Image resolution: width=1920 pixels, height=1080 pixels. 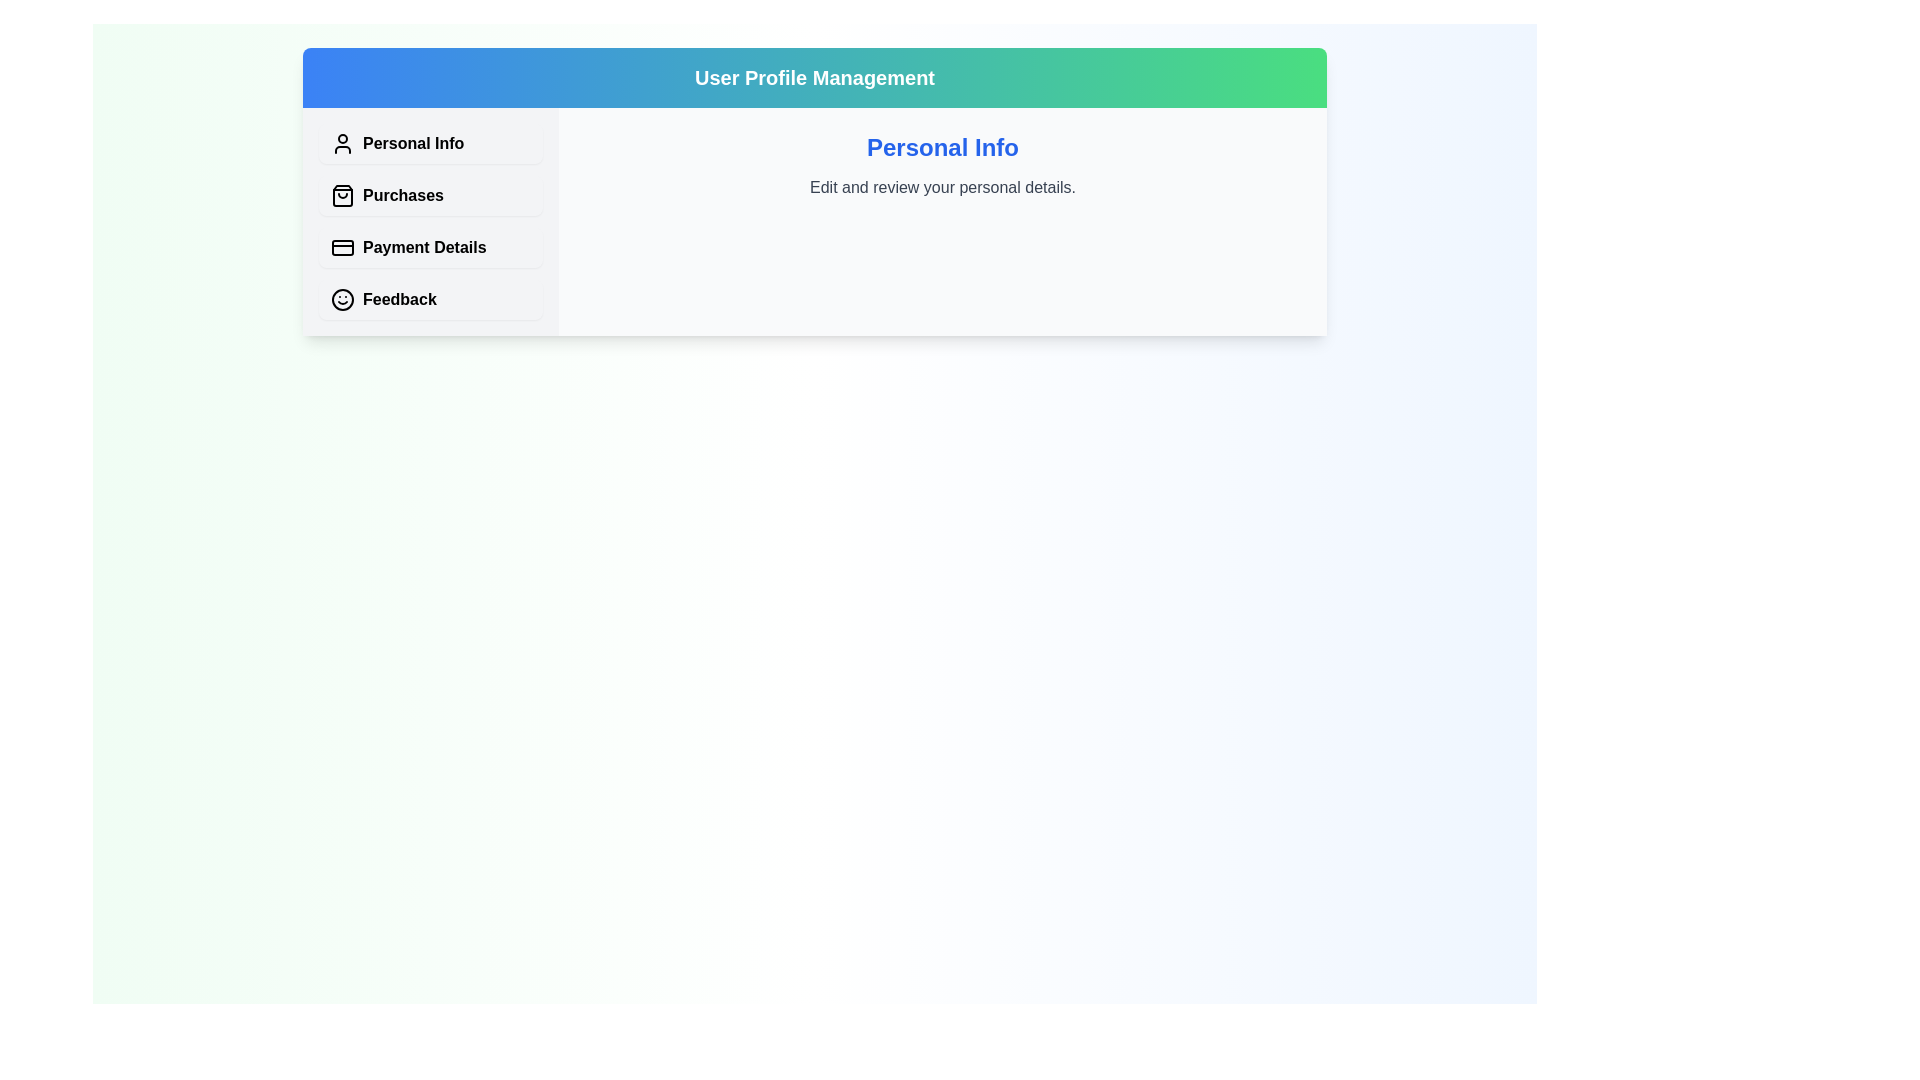 I want to click on the icon for the Personal Info tab, so click(x=342, y=142).